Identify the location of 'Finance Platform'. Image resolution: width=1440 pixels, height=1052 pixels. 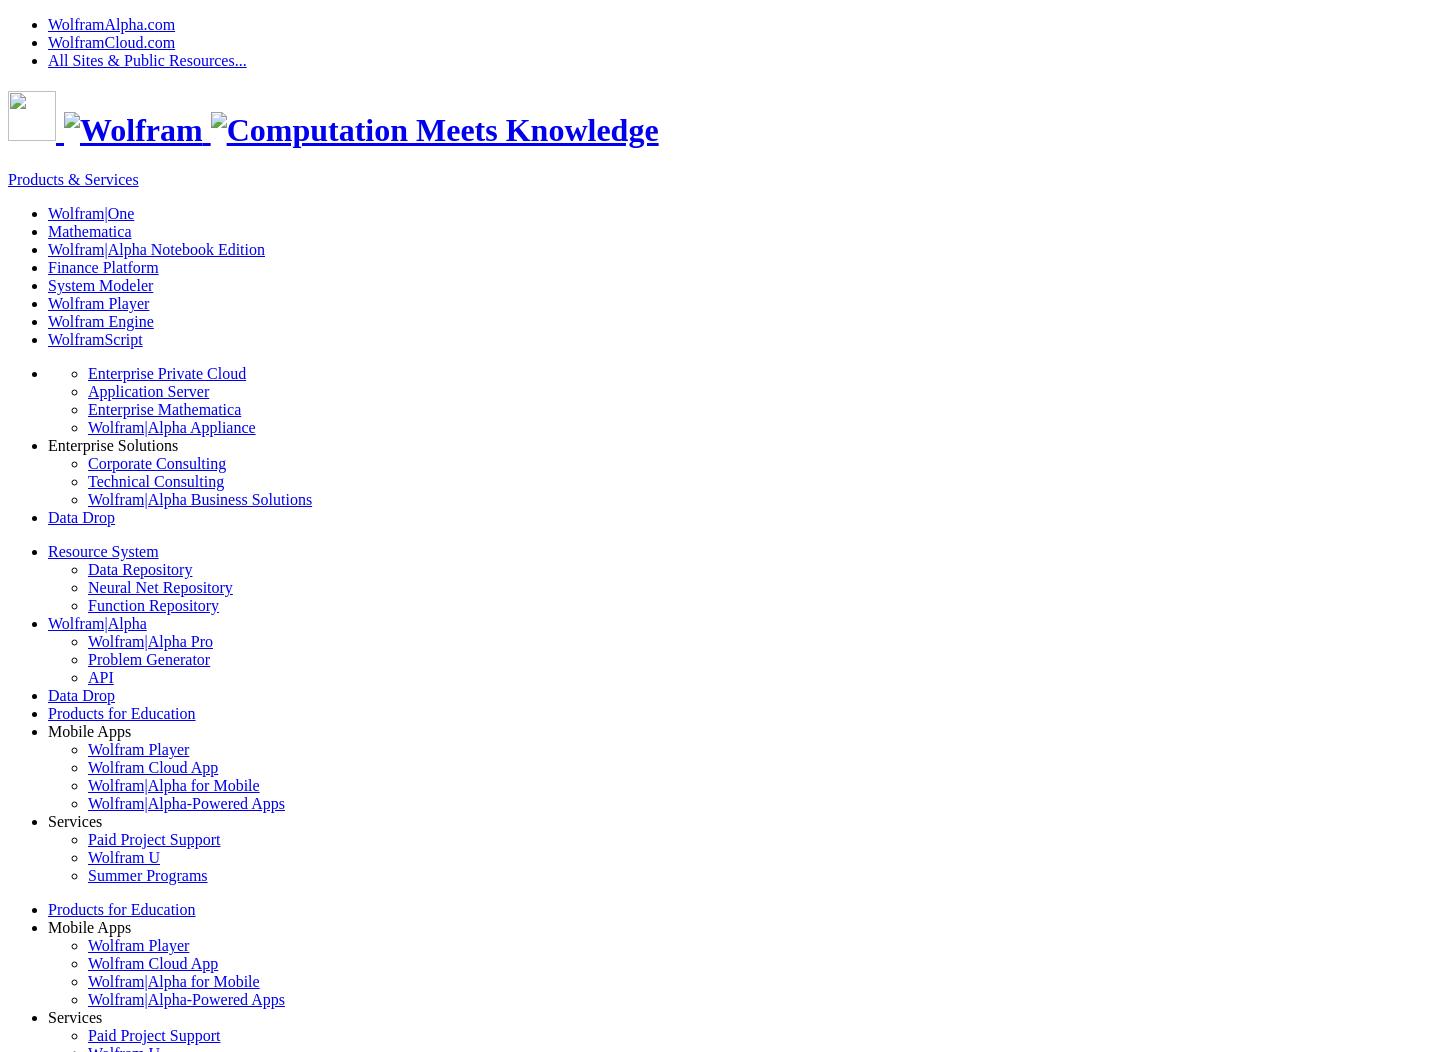
(102, 266).